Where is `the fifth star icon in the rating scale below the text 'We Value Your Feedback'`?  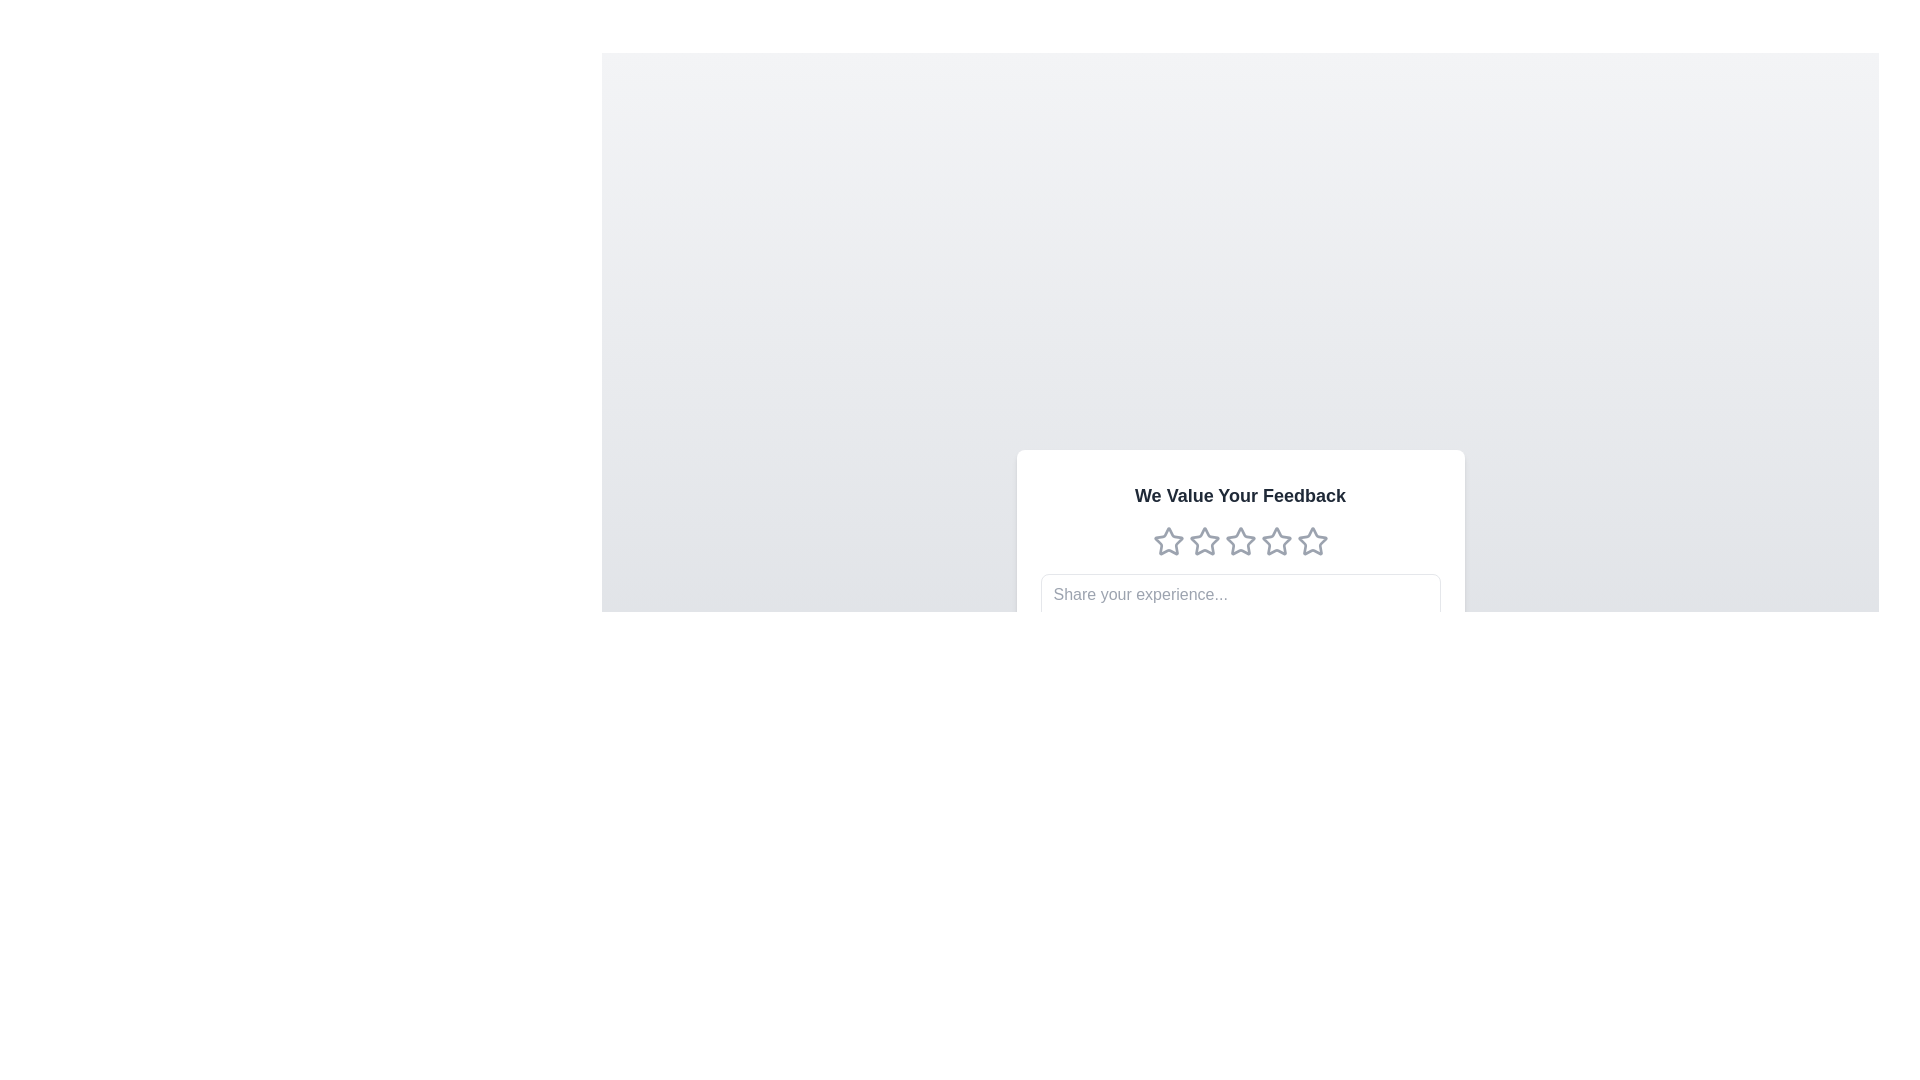 the fifth star icon in the rating scale below the text 'We Value Your Feedback' is located at coordinates (1312, 541).